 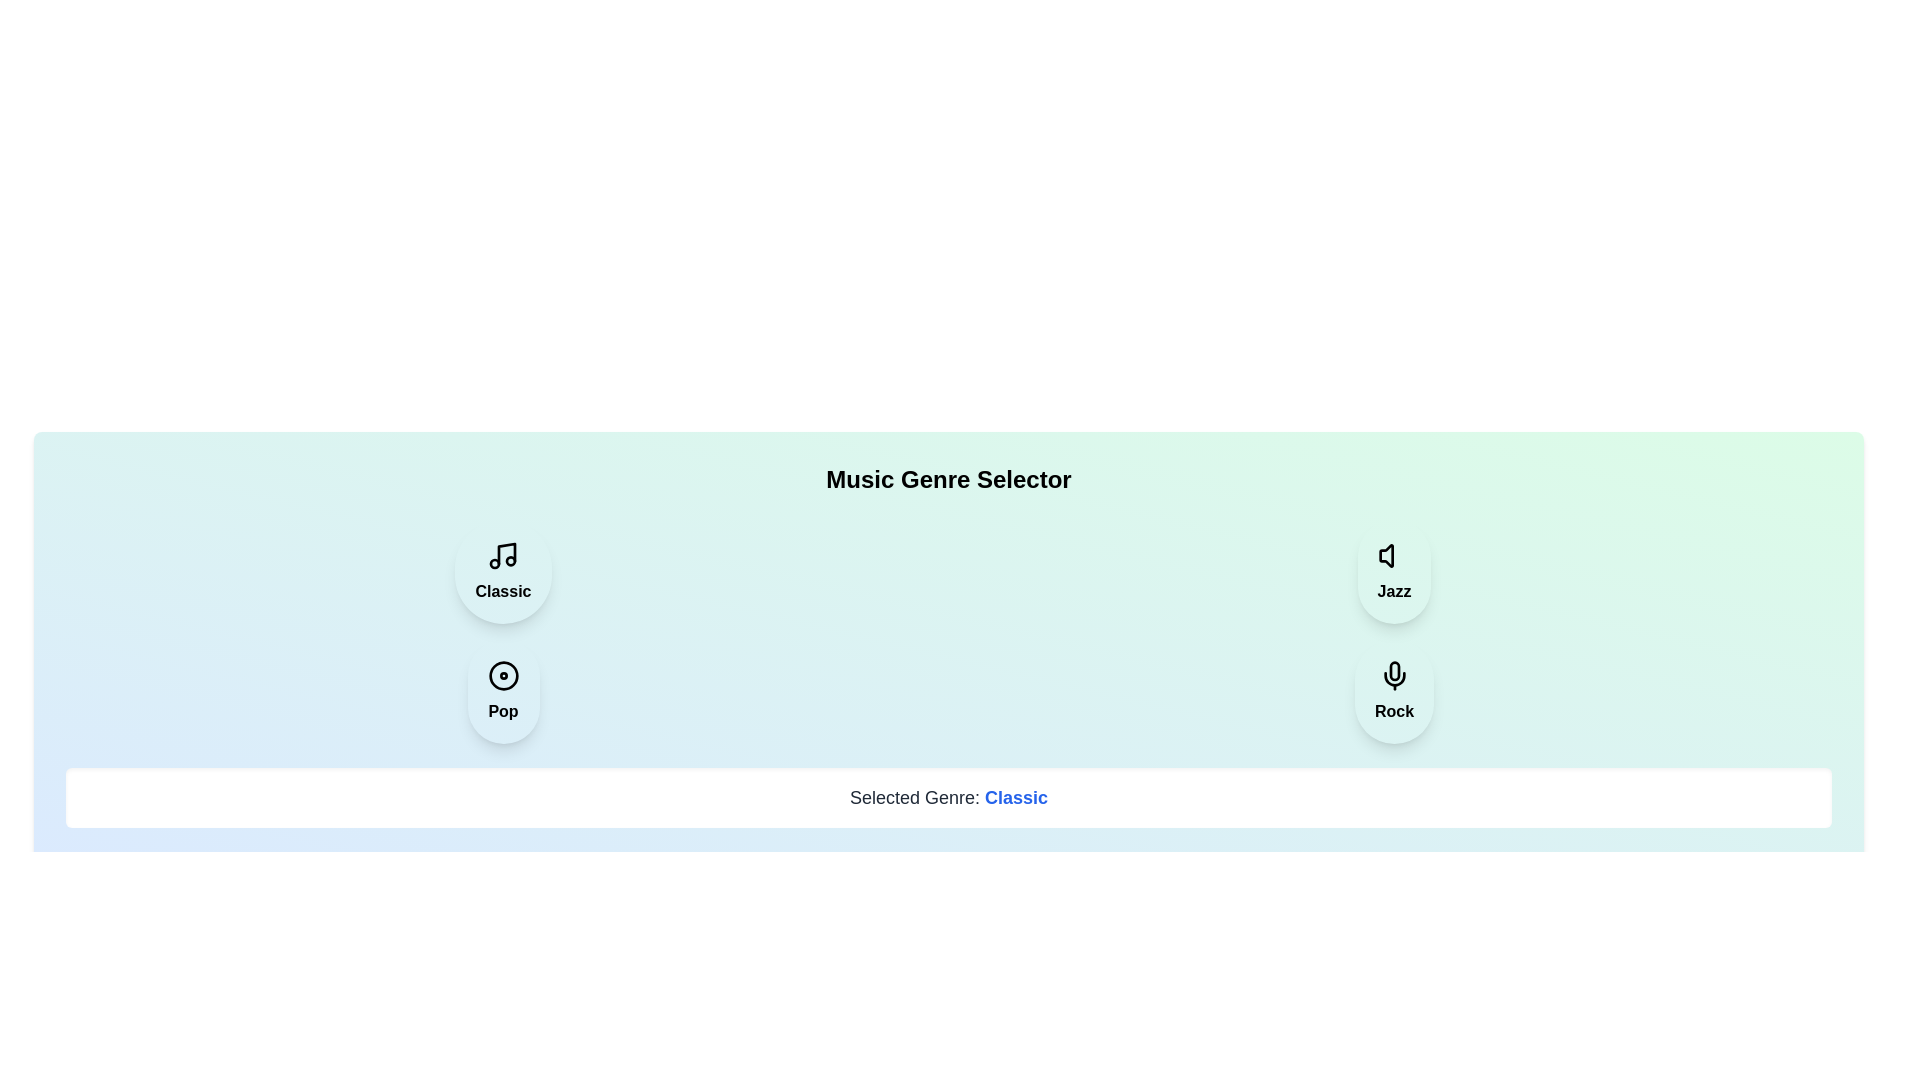 What do you see at coordinates (1392, 571) in the screenshot?
I see `the music genre Jazz by clicking its button` at bounding box center [1392, 571].